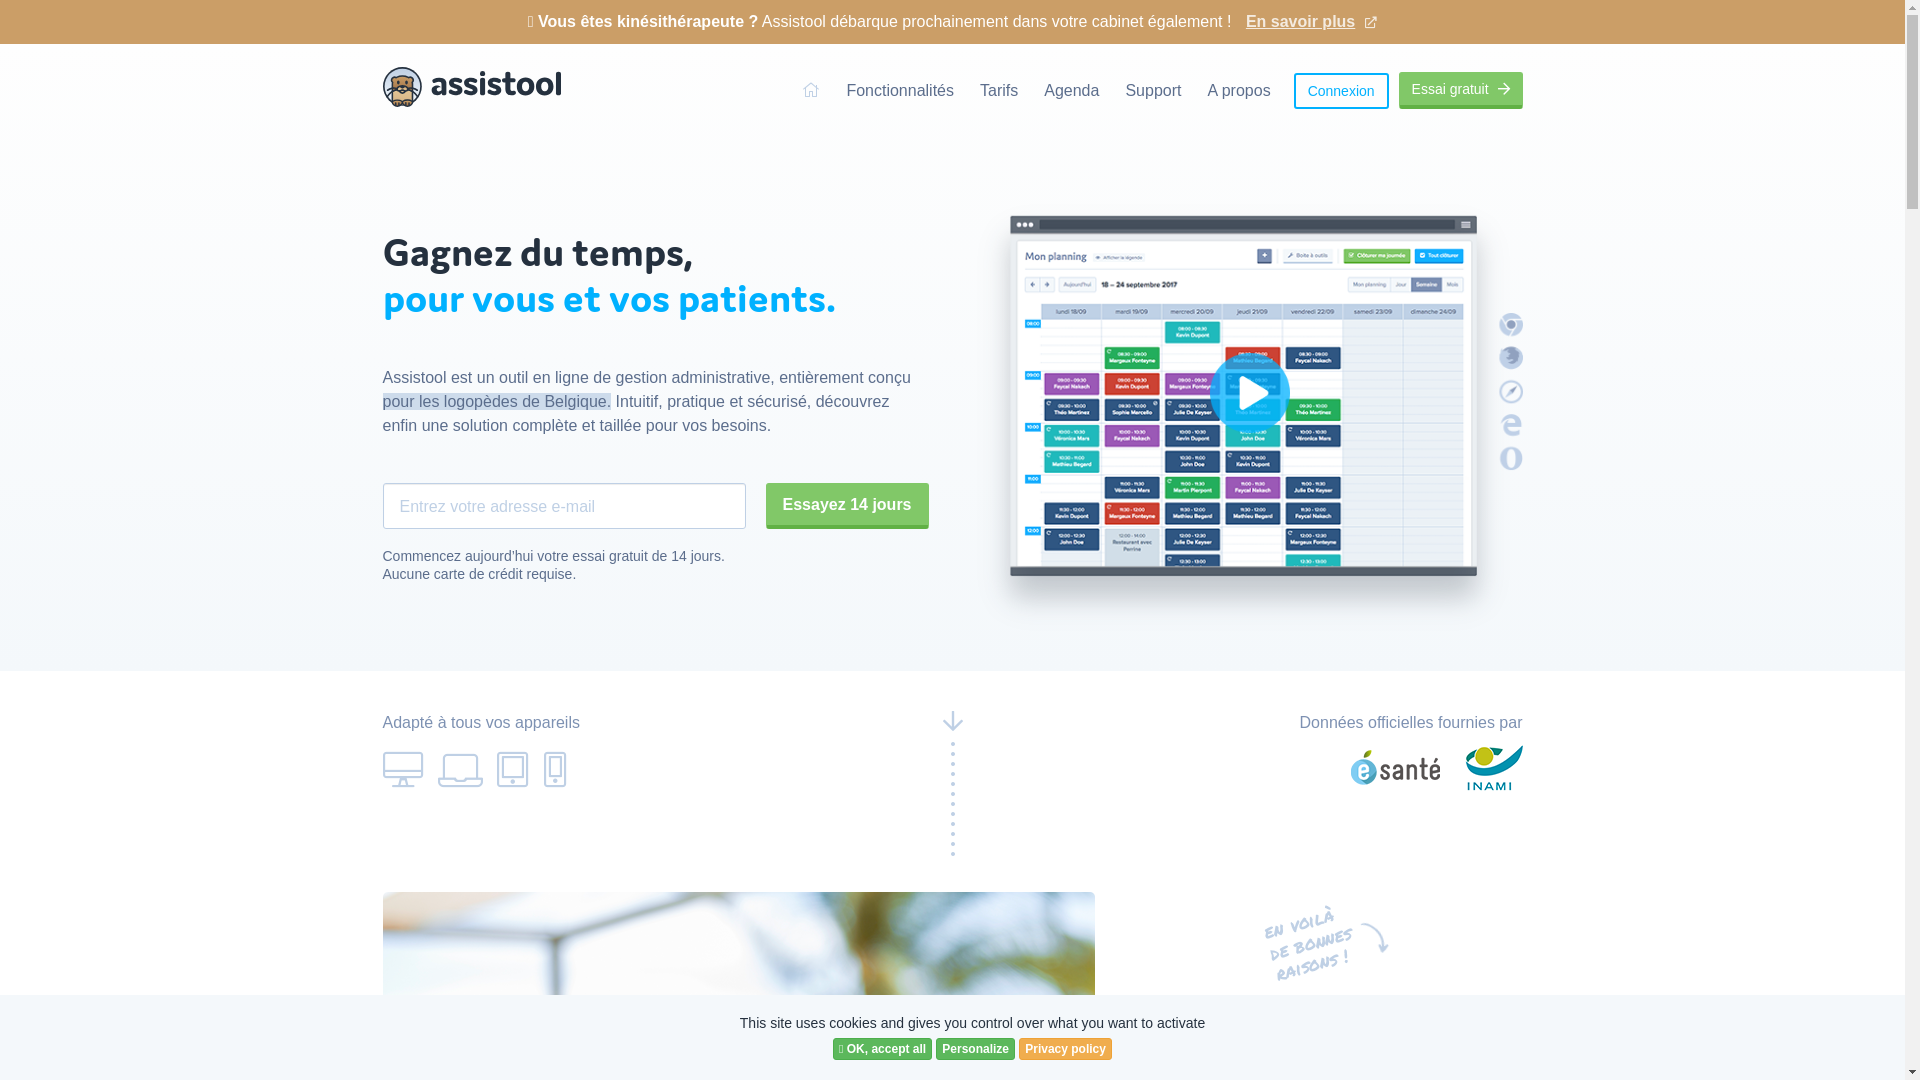 Image resolution: width=1920 pixels, height=1080 pixels. I want to click on 'Essai gratuit', so click(1460, 90).